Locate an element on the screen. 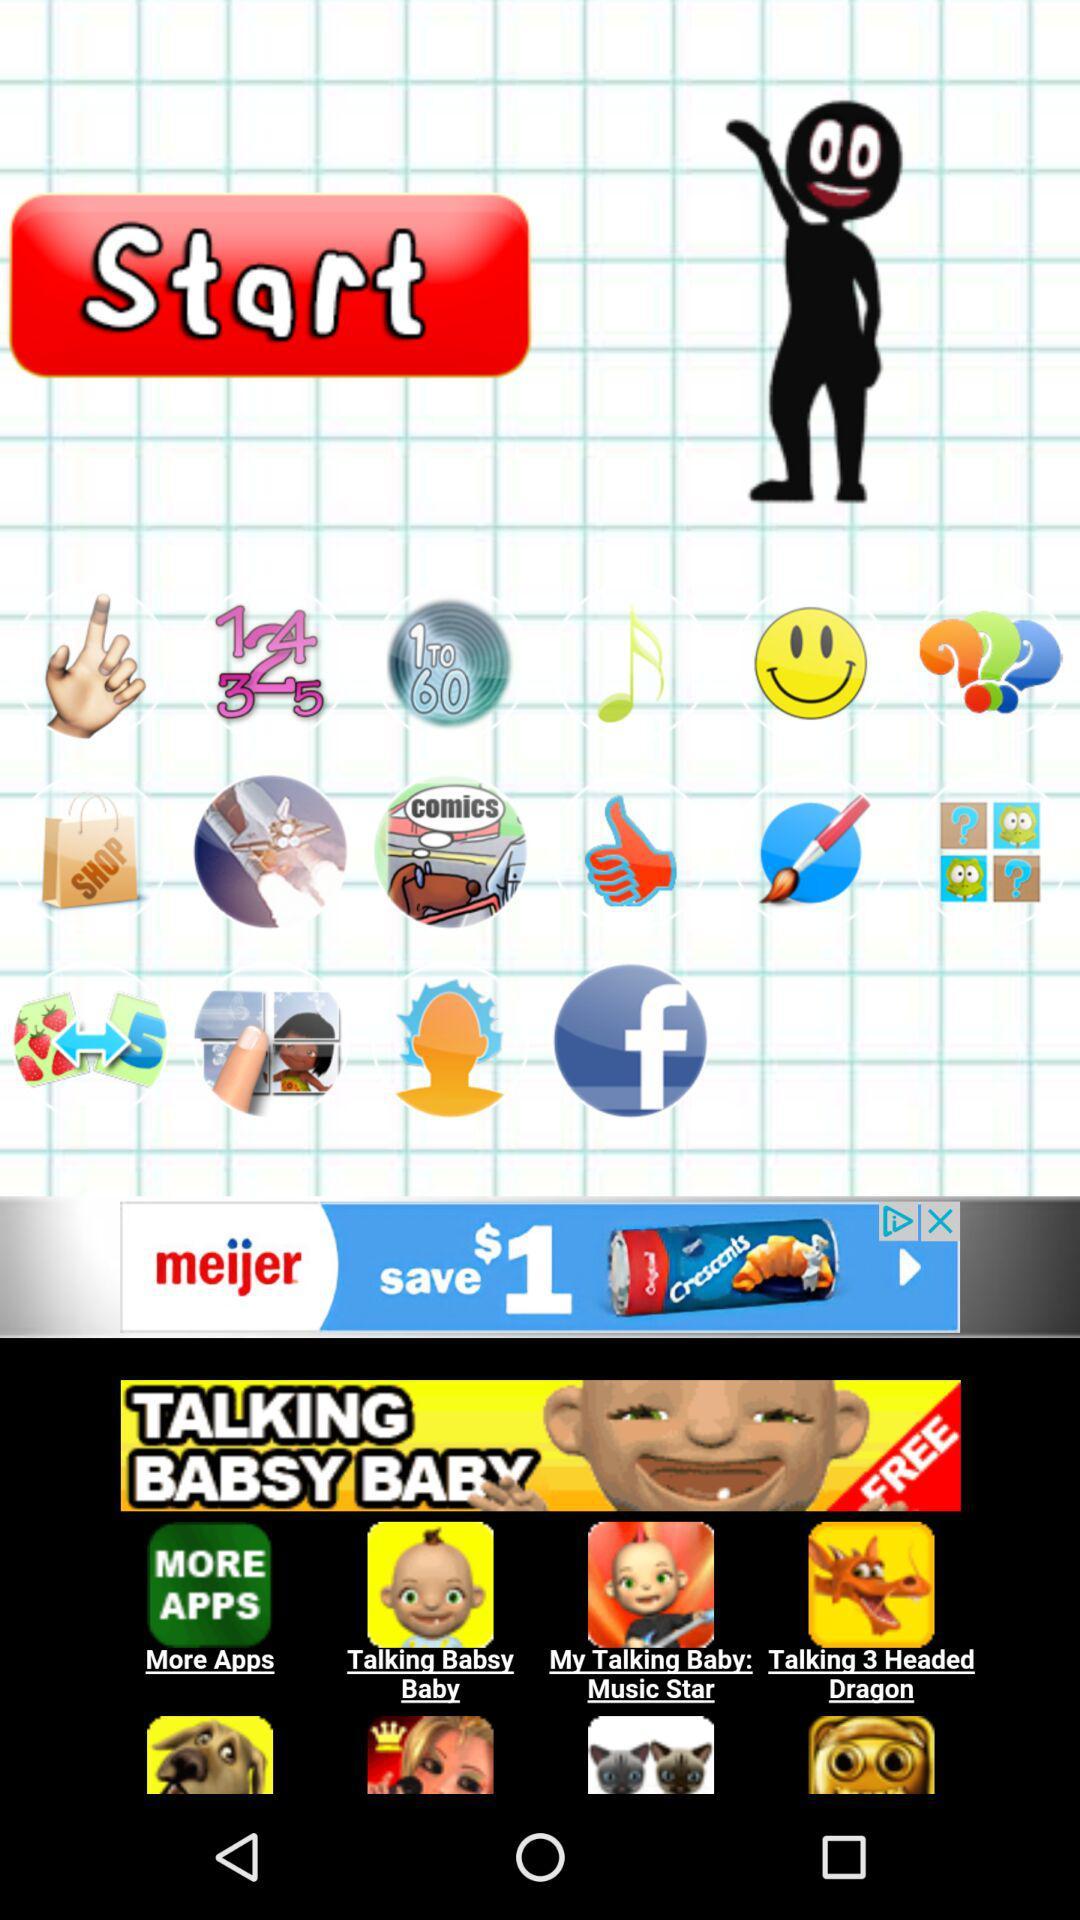 The image size is (1080, 1920). memorization game is located at coordinates (990, 851).